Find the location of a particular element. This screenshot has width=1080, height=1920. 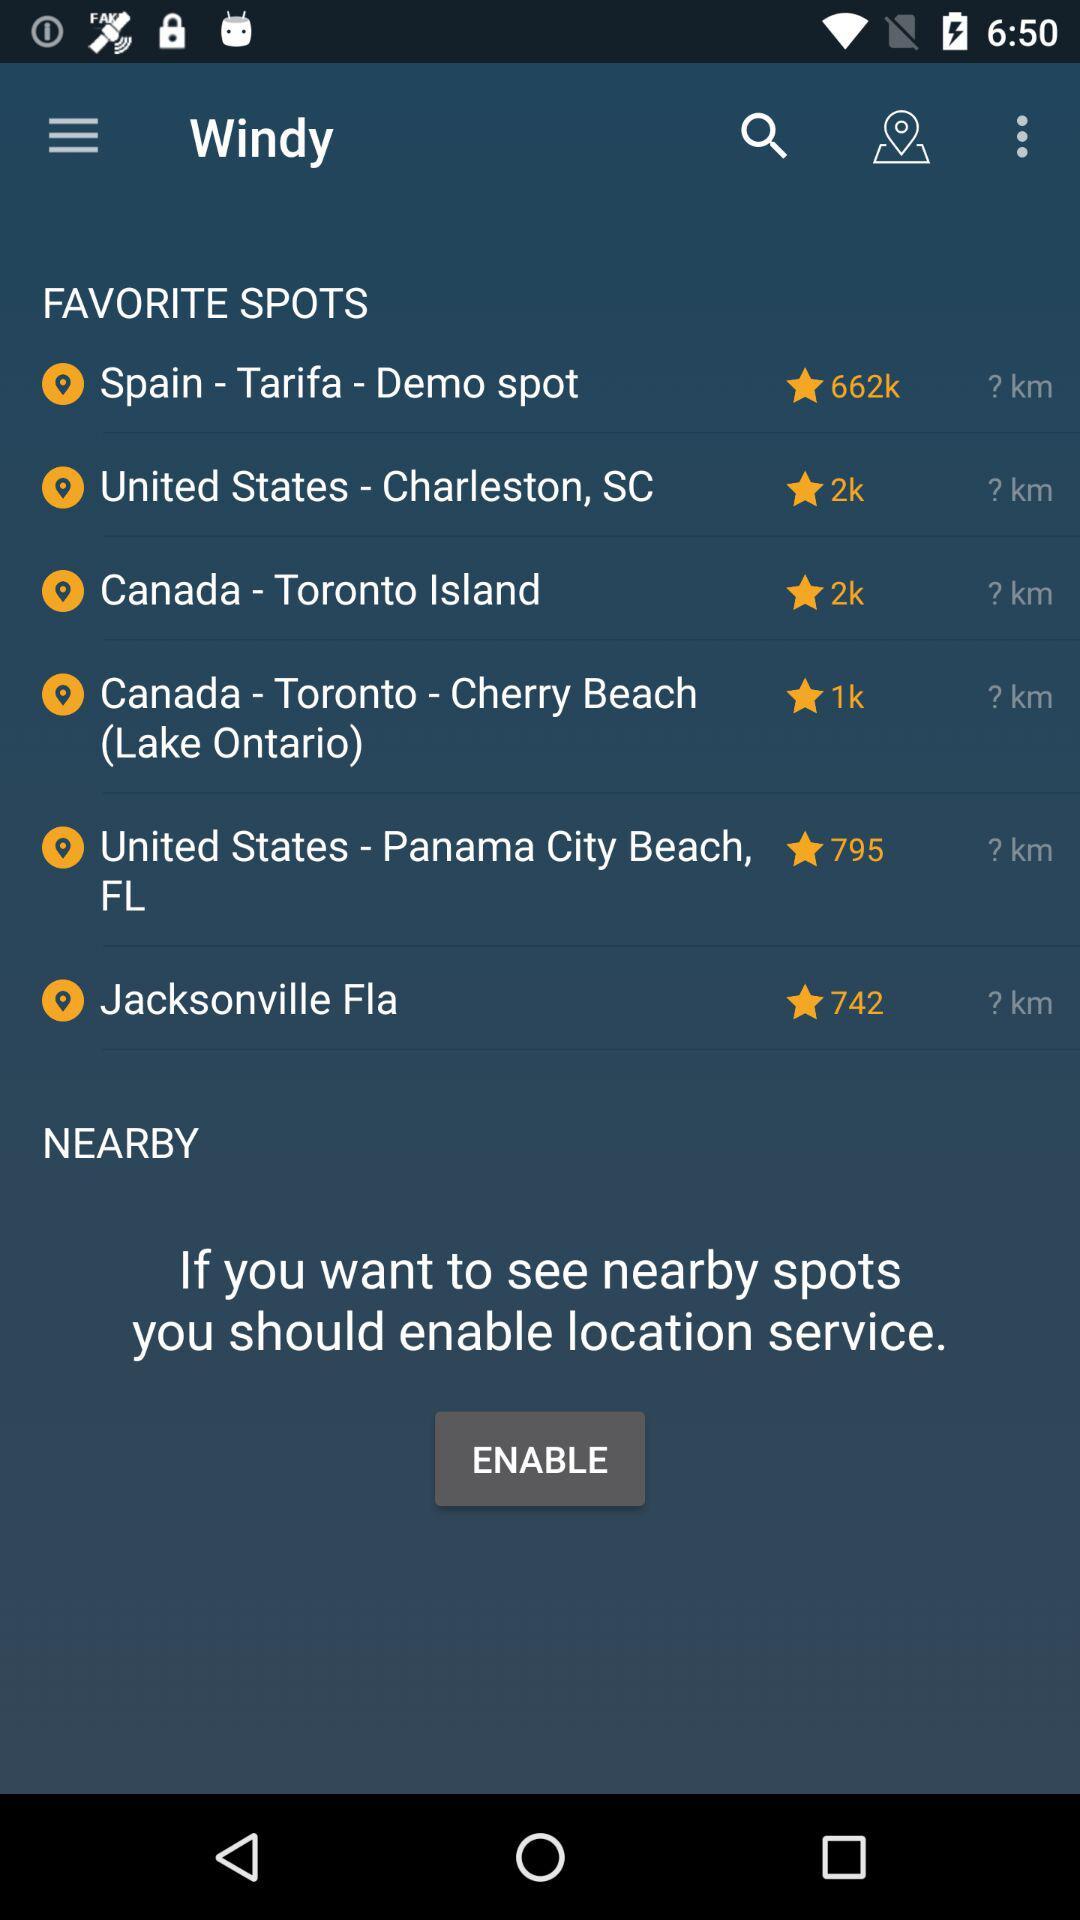

the 795 icon is located at coordinates (868, 848).